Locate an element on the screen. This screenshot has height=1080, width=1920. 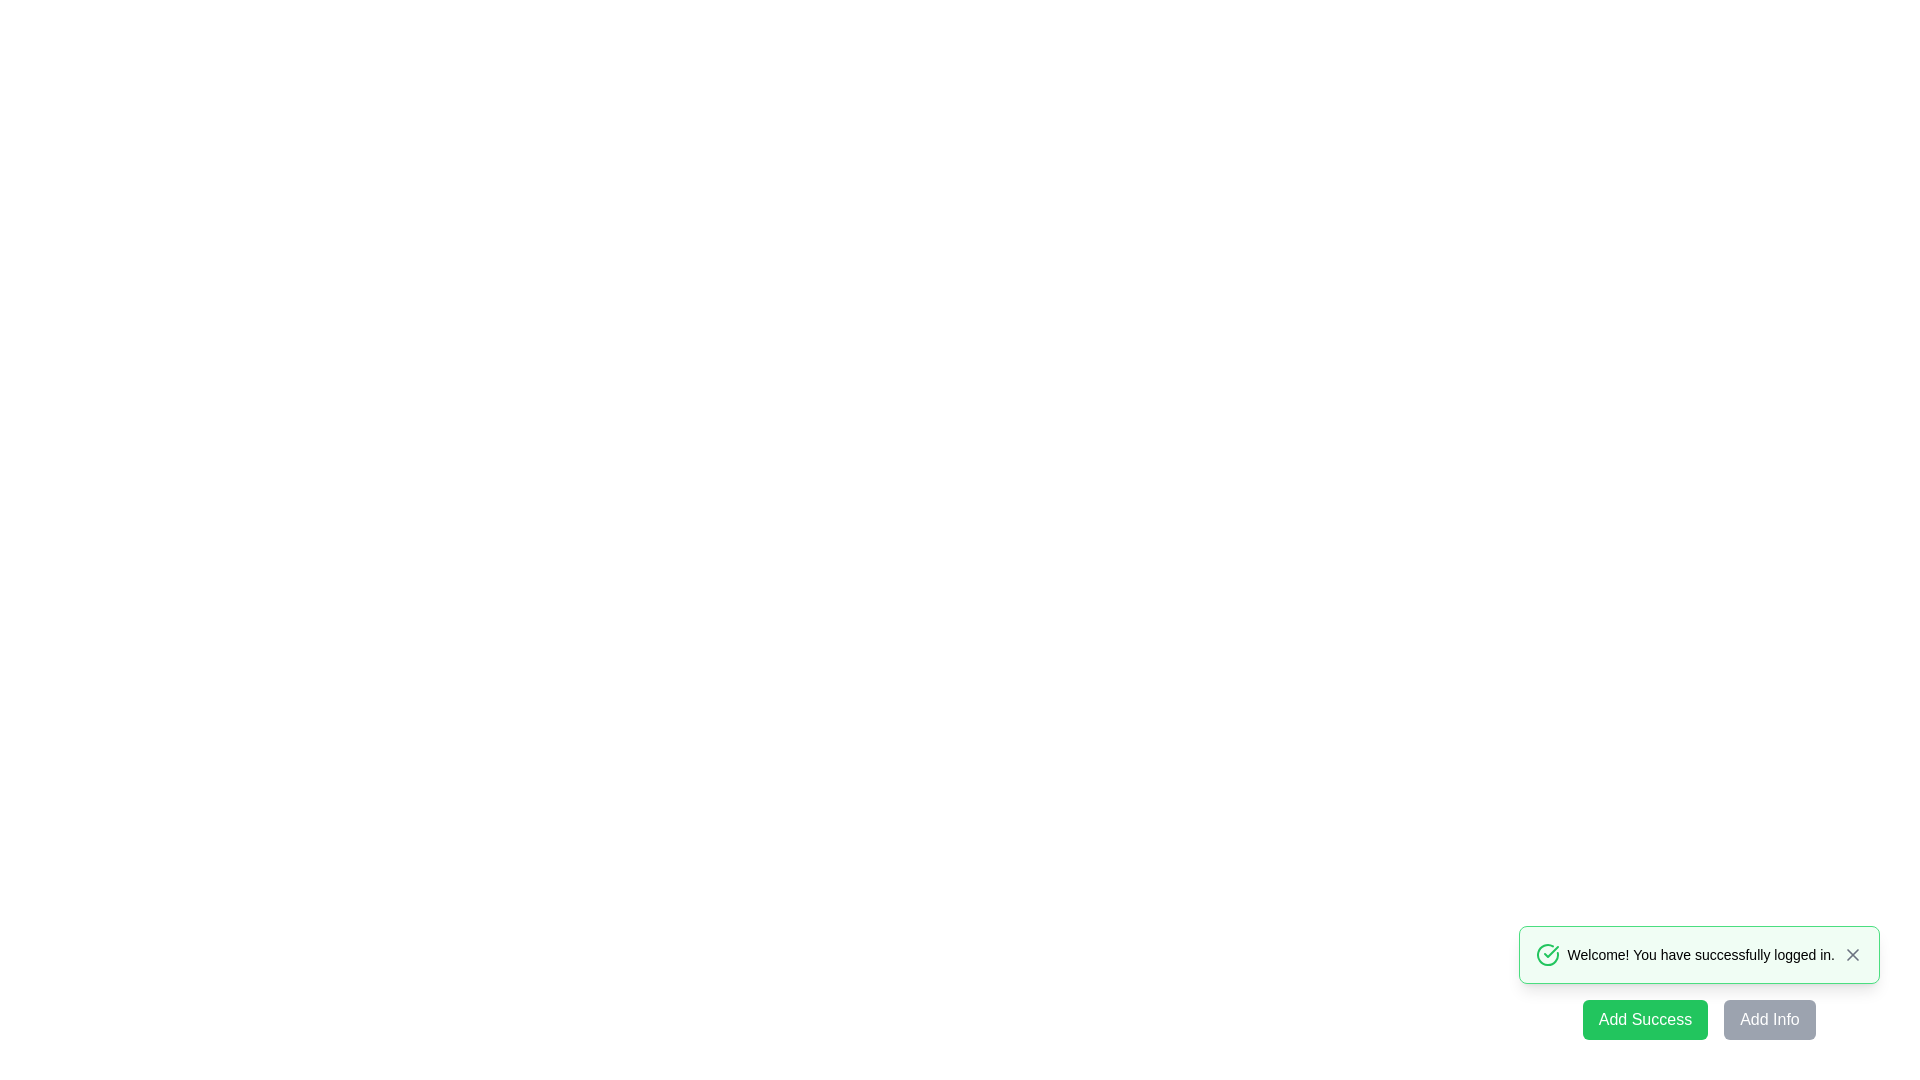
the close icon button represented by a cross ('X') located within the green-bordered notification card, positioned to the right of the text 'Welcome! You have successfully logged in.' is located at coordinates (1851, 954).